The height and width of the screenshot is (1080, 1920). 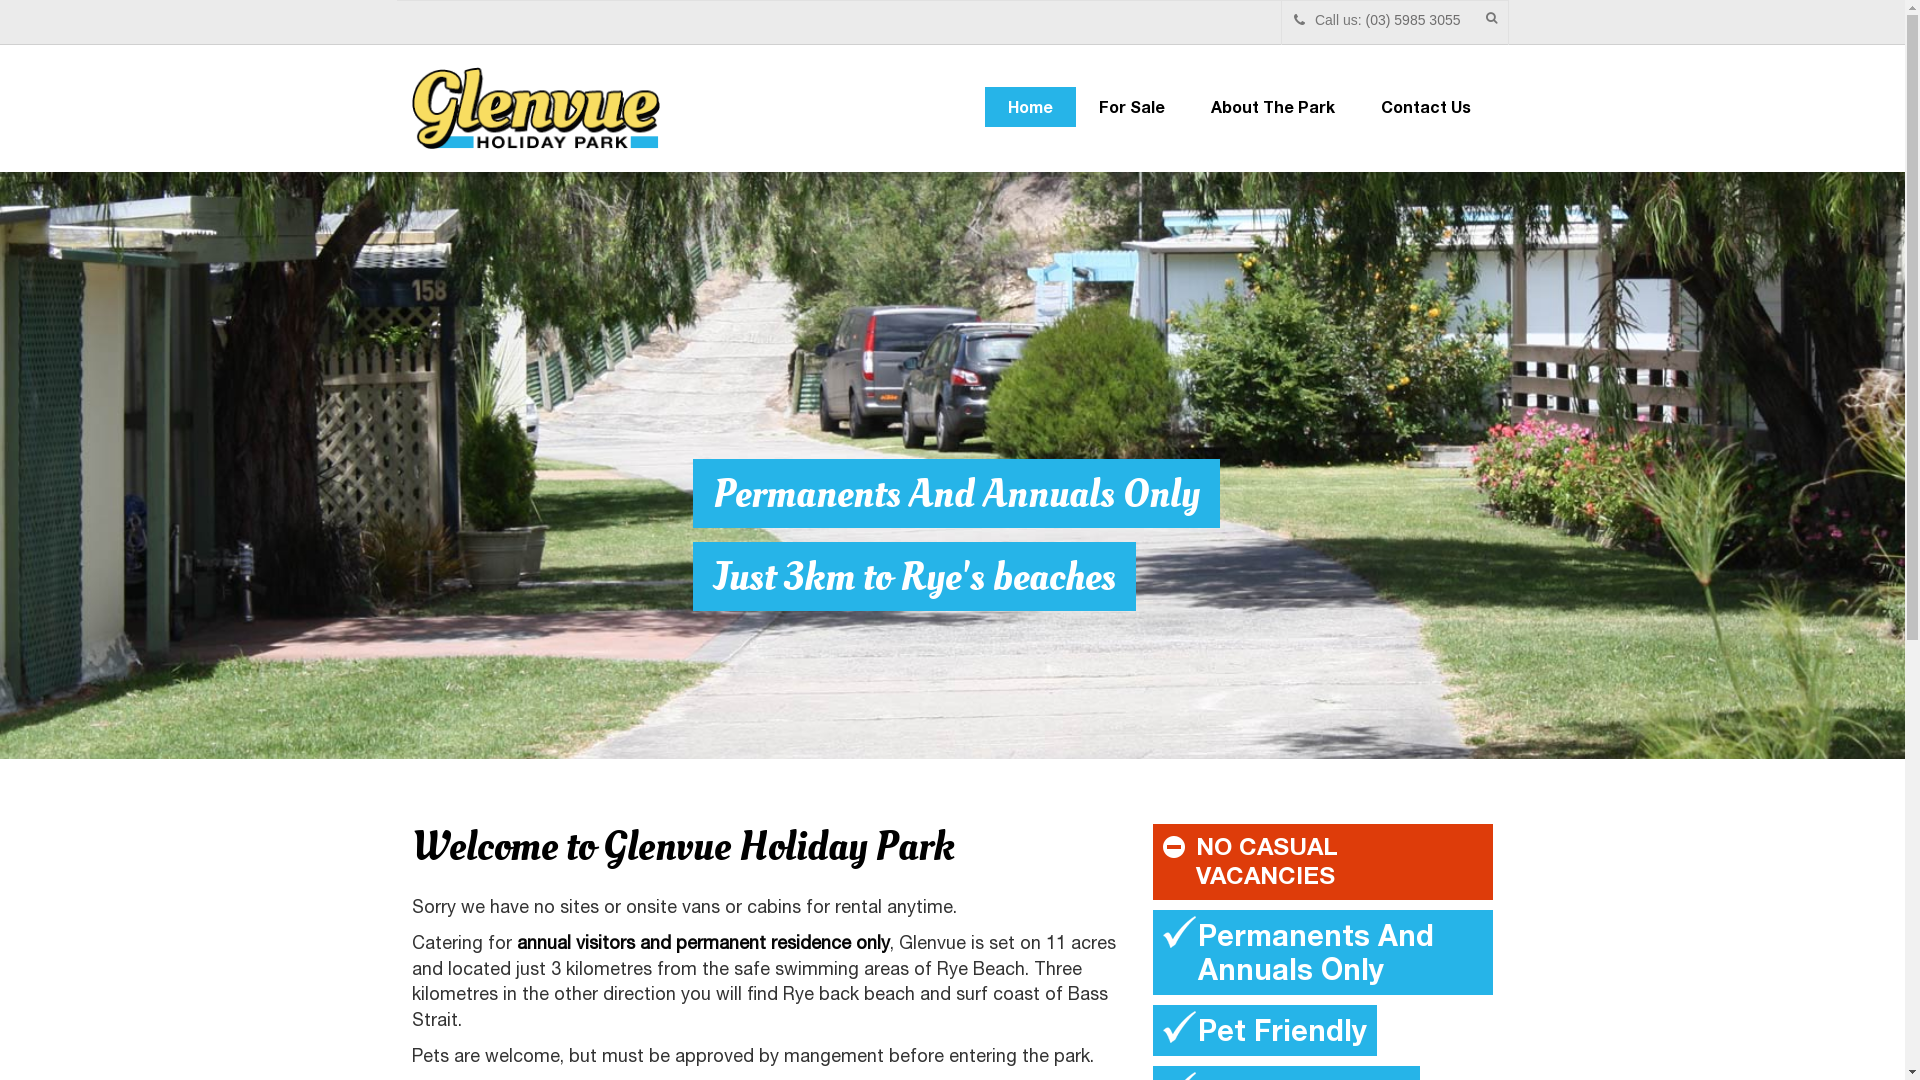 I want to click on '(03) 5985 3055', so click(x=1365, y=19).